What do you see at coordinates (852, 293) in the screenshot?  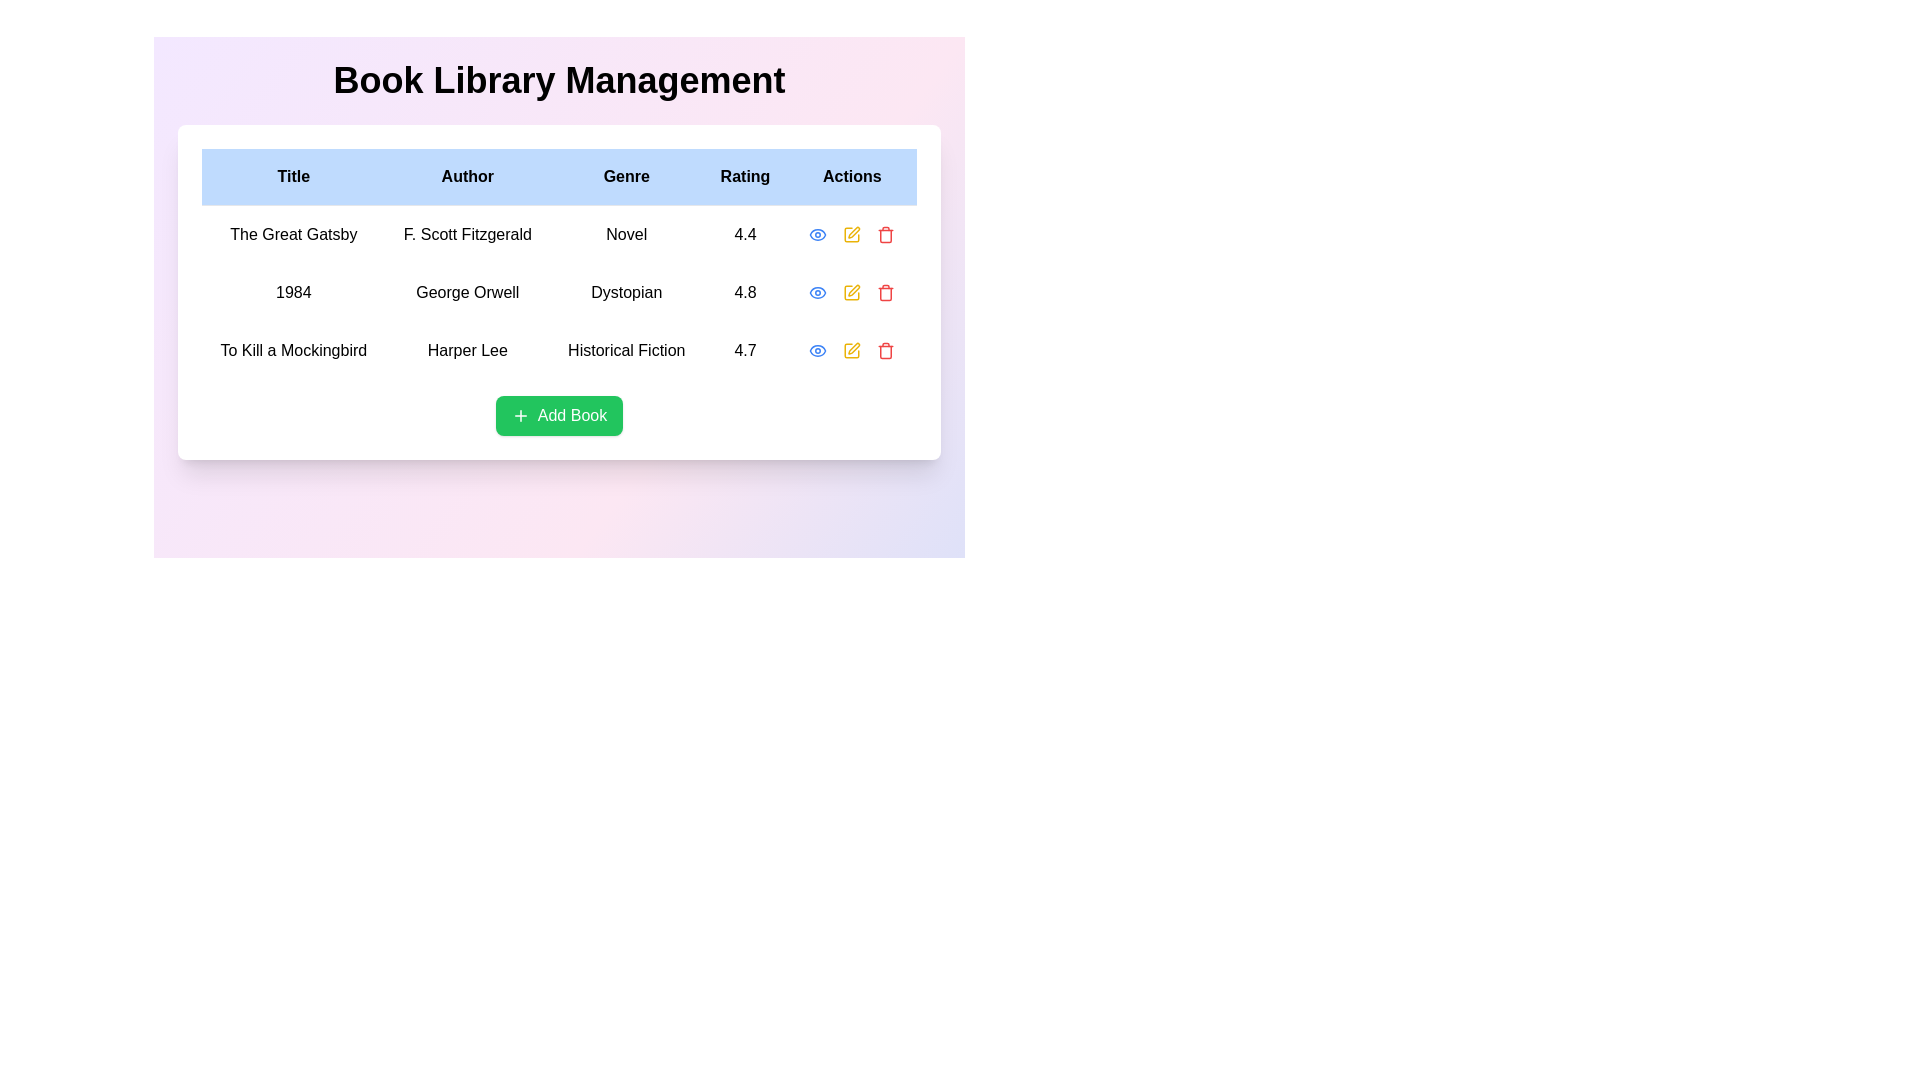 I see `the edit icon button in the Actions column of the table for the '1984' row` at bounding box center [852, 293].